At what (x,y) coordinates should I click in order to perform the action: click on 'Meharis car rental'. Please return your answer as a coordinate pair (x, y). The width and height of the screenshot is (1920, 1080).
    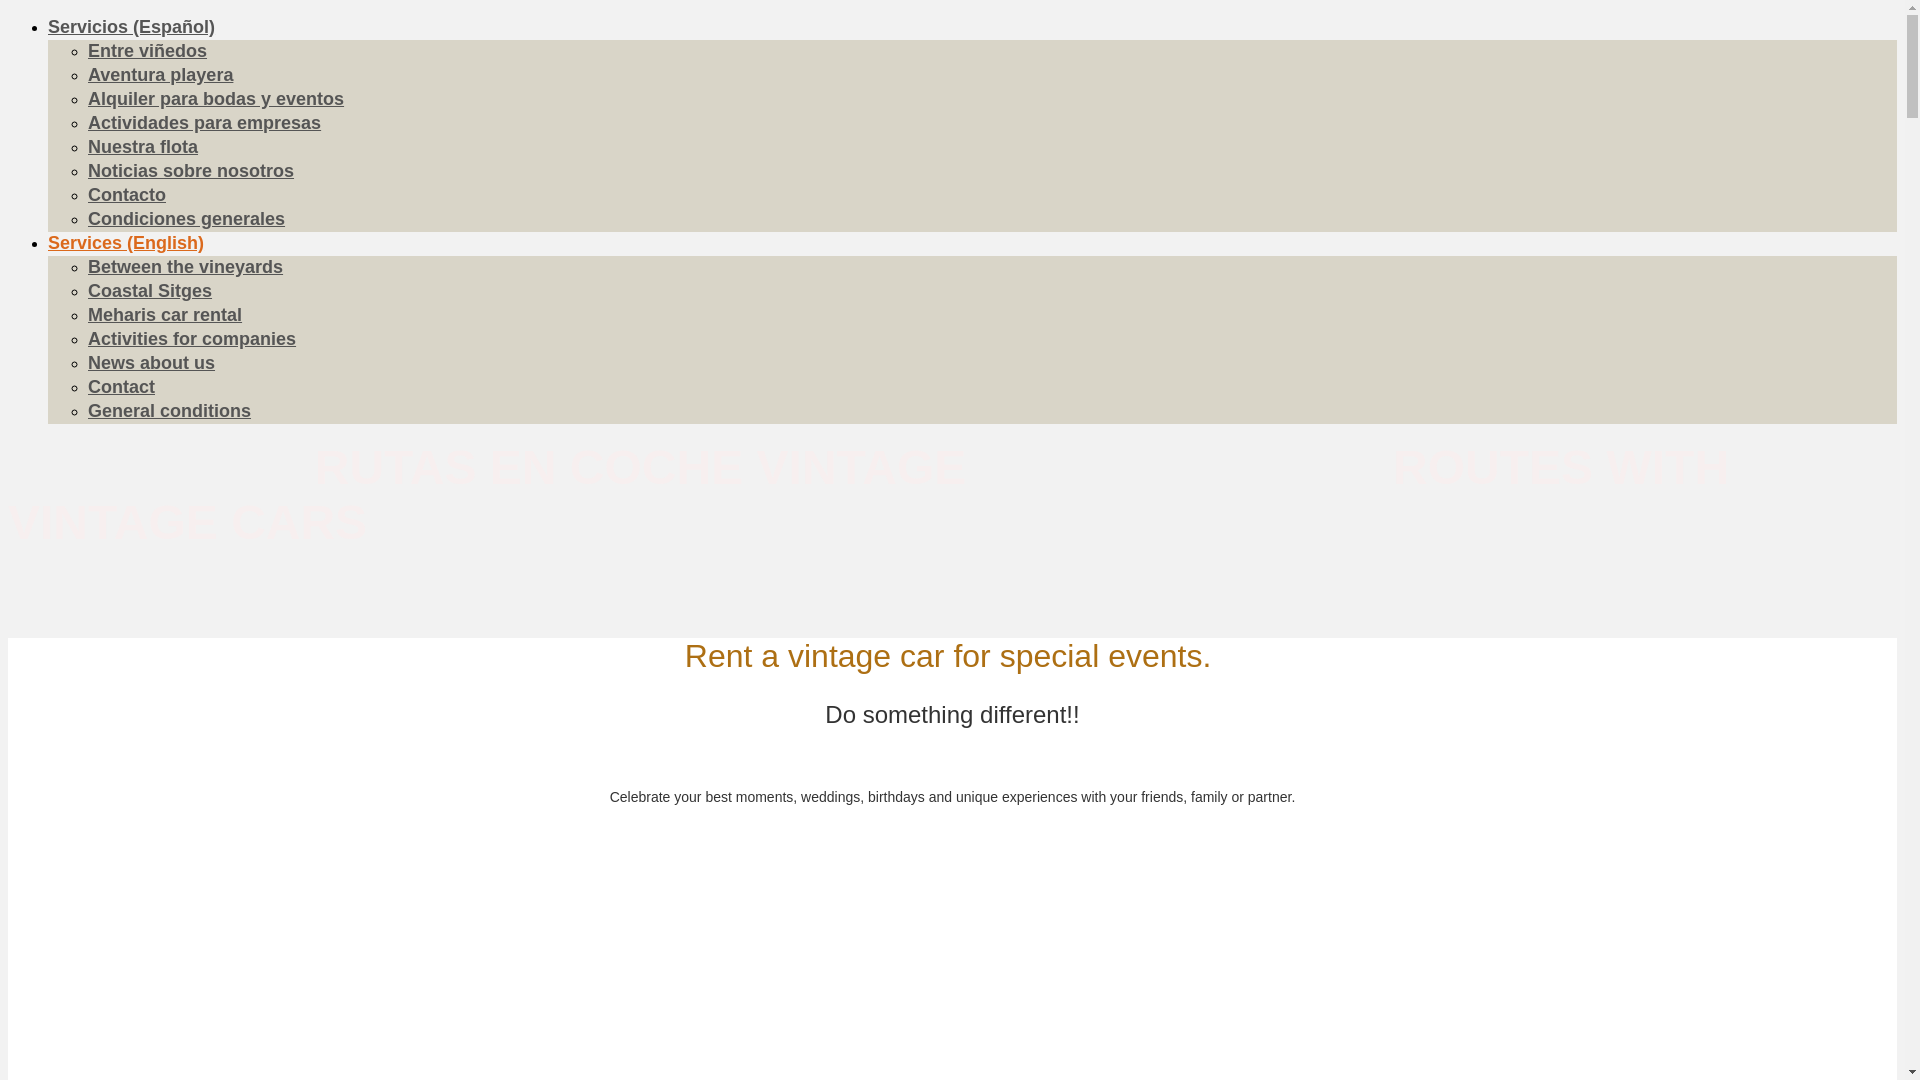
    Looking at the image, I should click on (164, 315).